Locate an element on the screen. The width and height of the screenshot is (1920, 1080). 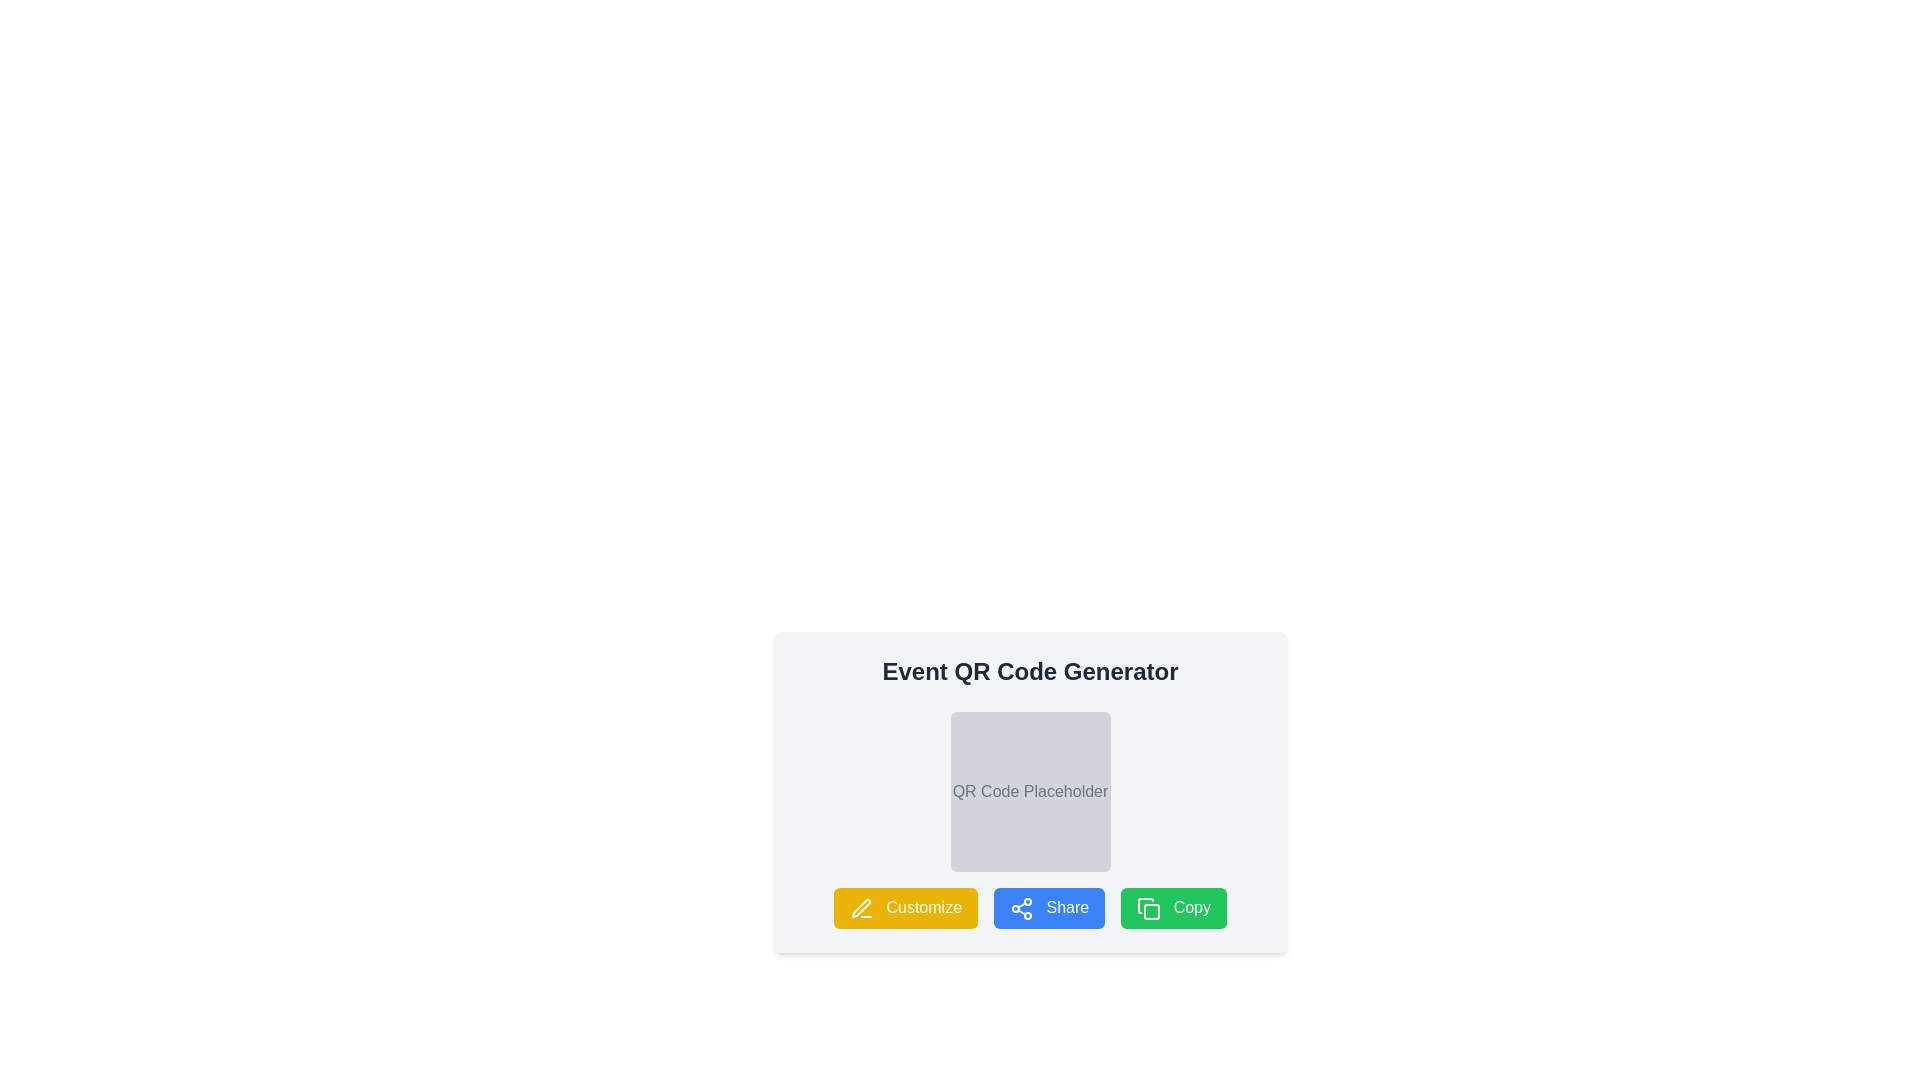
the blue 'Share' button is located at coordinates (1030, 908).